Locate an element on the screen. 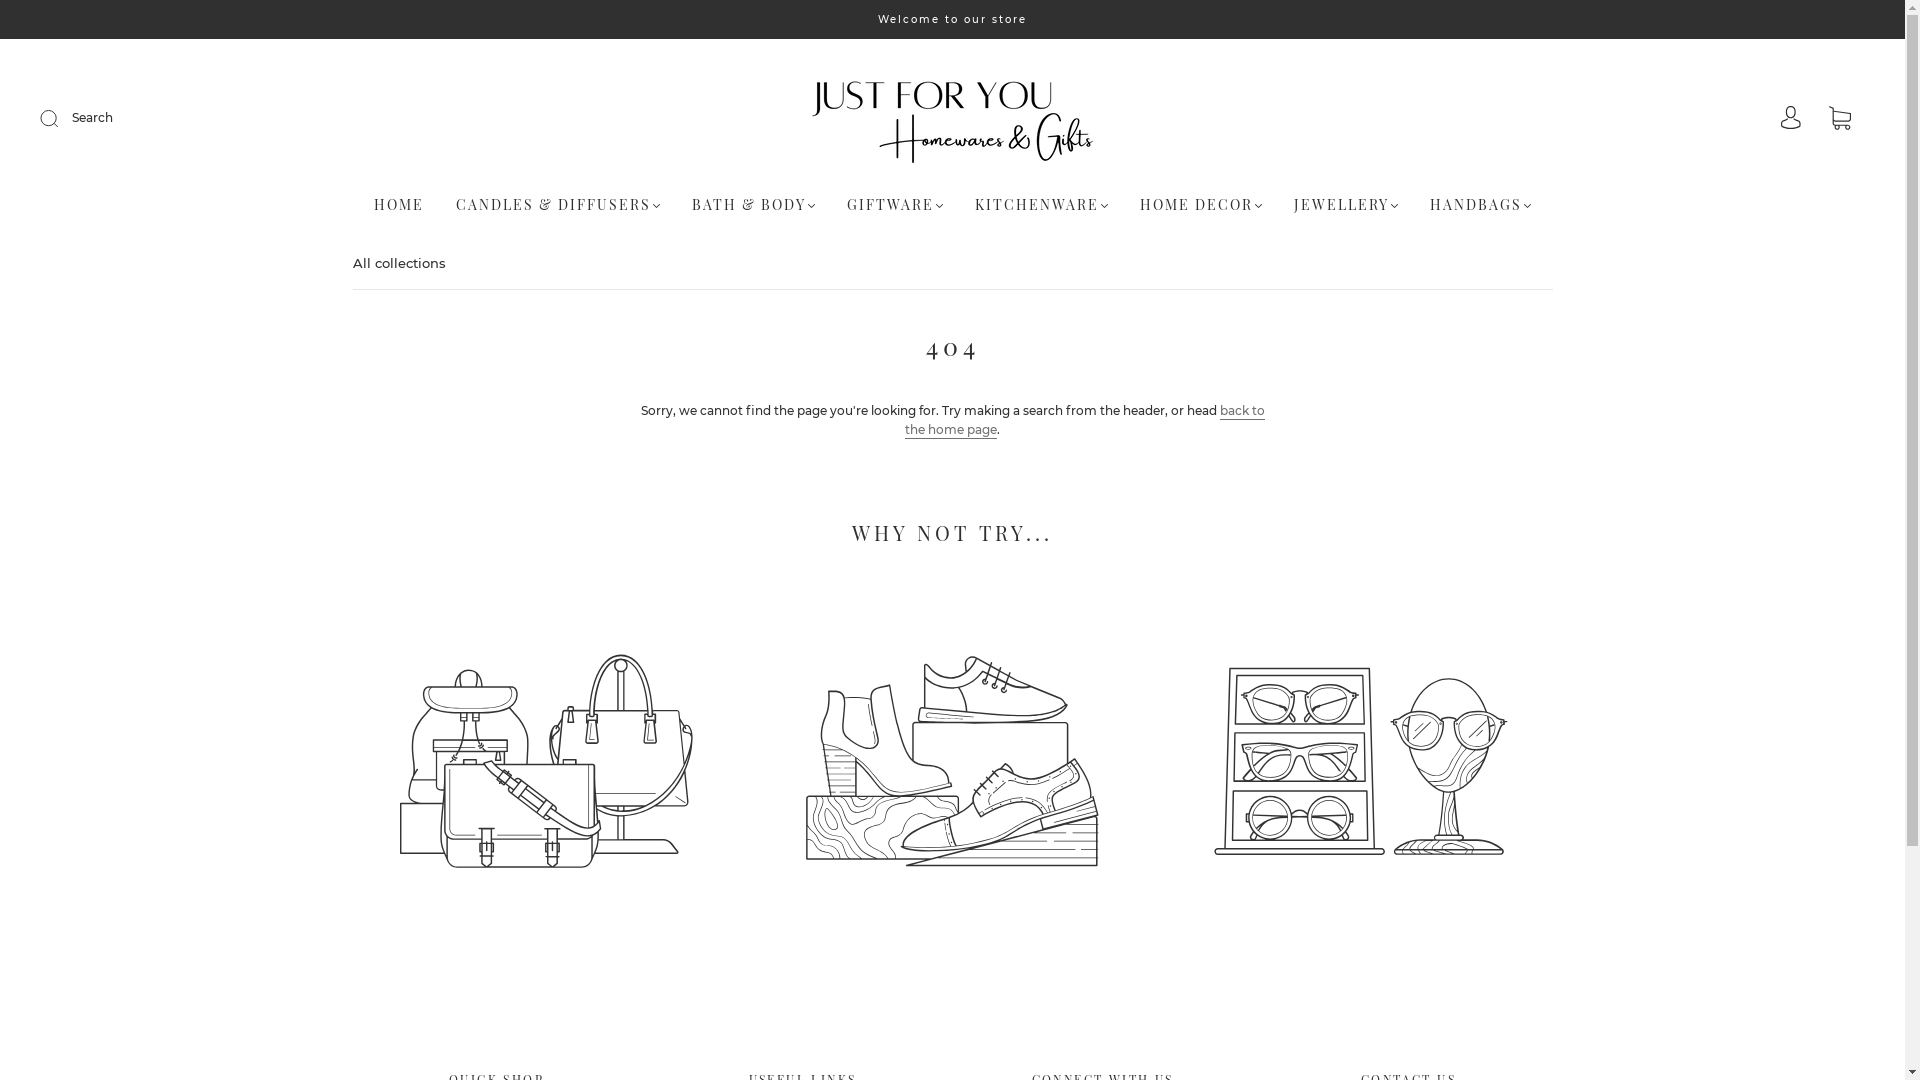 This screenshot has height=1080, width=1920. 'CANDLES & DIFFUSERS' is located at coordinates (557, 204).